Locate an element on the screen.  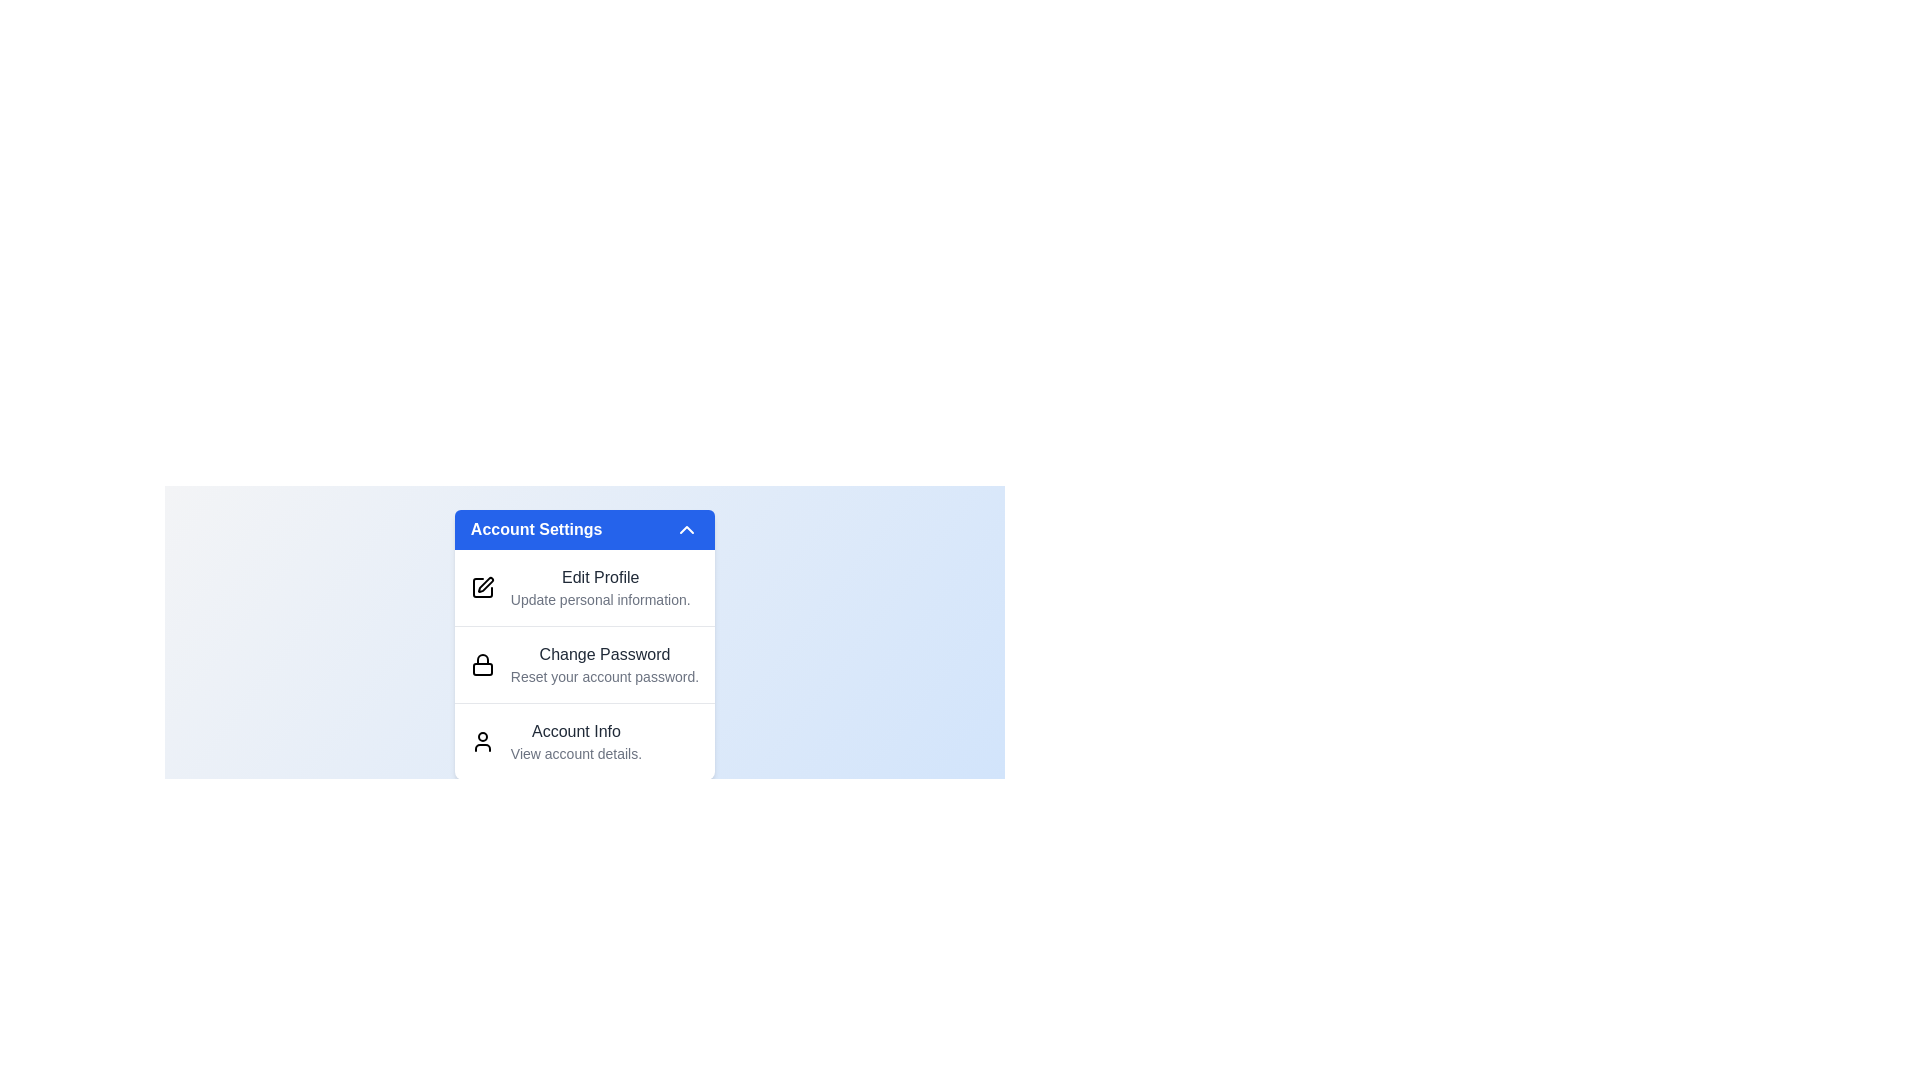
the menu item Account Info from the dropdown menu is located at coordinates (584, 741).